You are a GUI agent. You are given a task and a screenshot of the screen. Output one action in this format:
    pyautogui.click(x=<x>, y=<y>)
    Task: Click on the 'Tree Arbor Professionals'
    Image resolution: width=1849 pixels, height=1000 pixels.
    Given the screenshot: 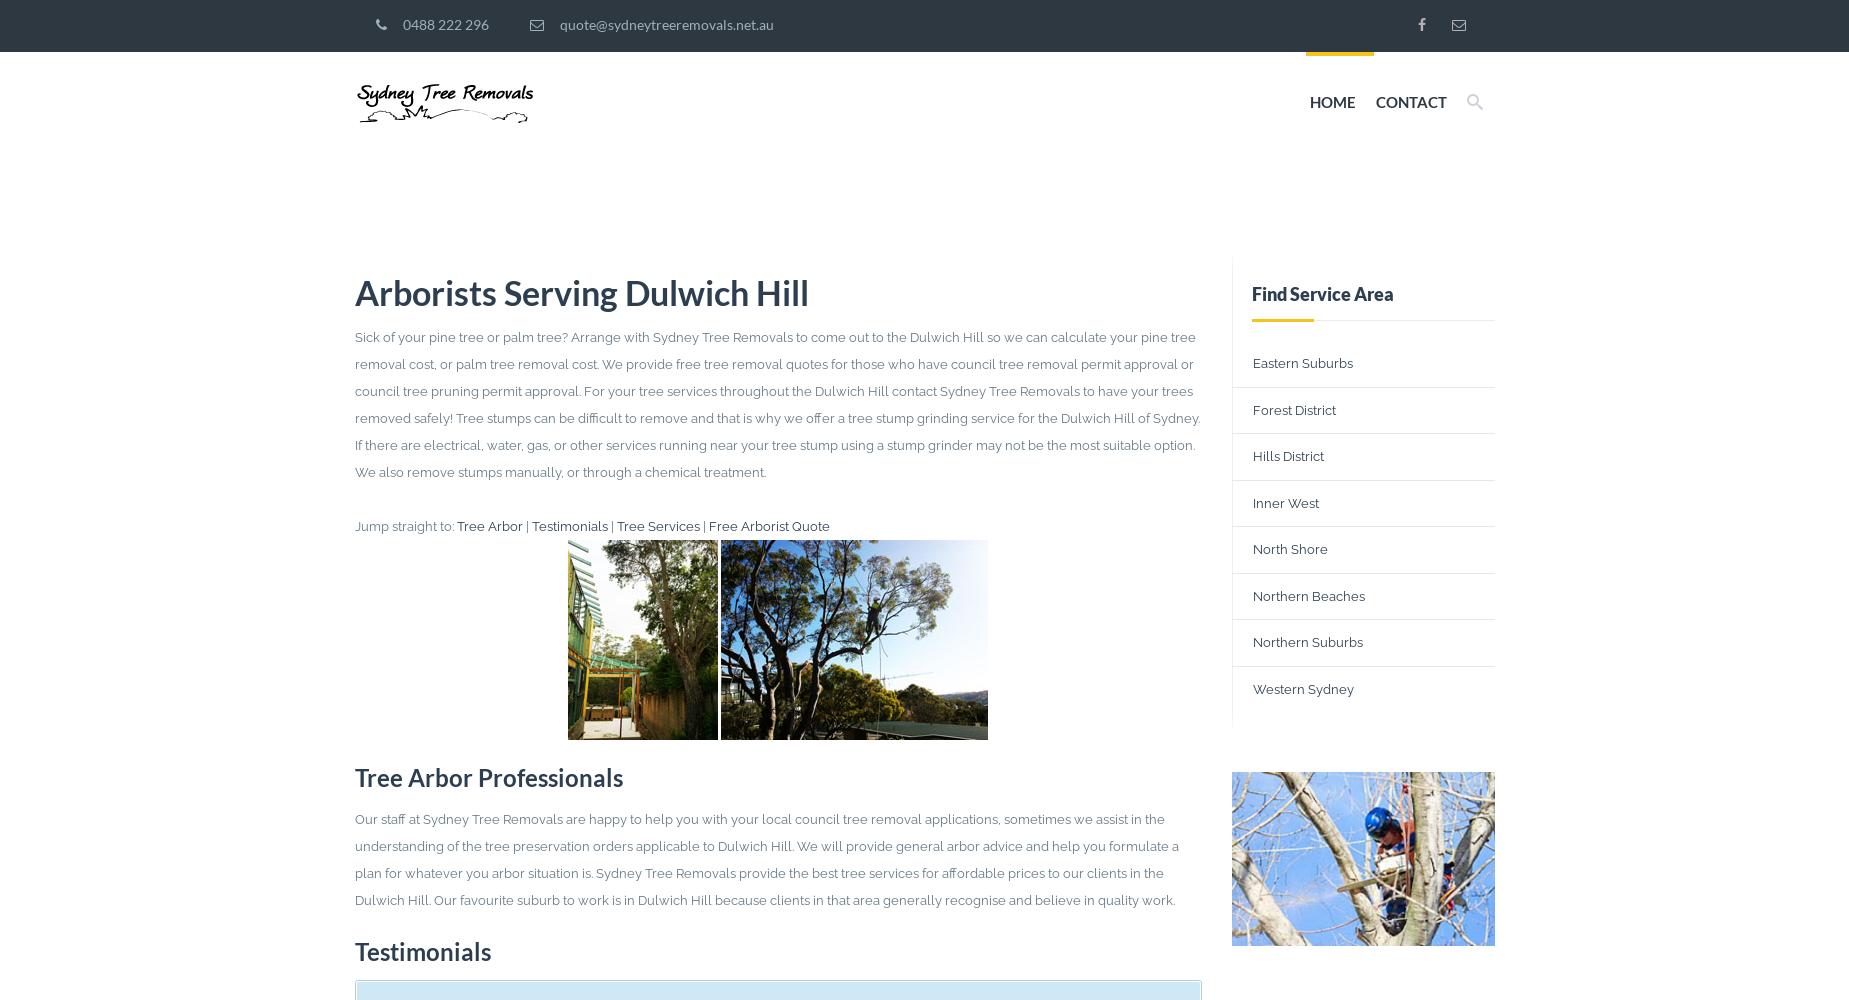 What is the action you would take?
    pyautogui.click(x=486, y=777)
    